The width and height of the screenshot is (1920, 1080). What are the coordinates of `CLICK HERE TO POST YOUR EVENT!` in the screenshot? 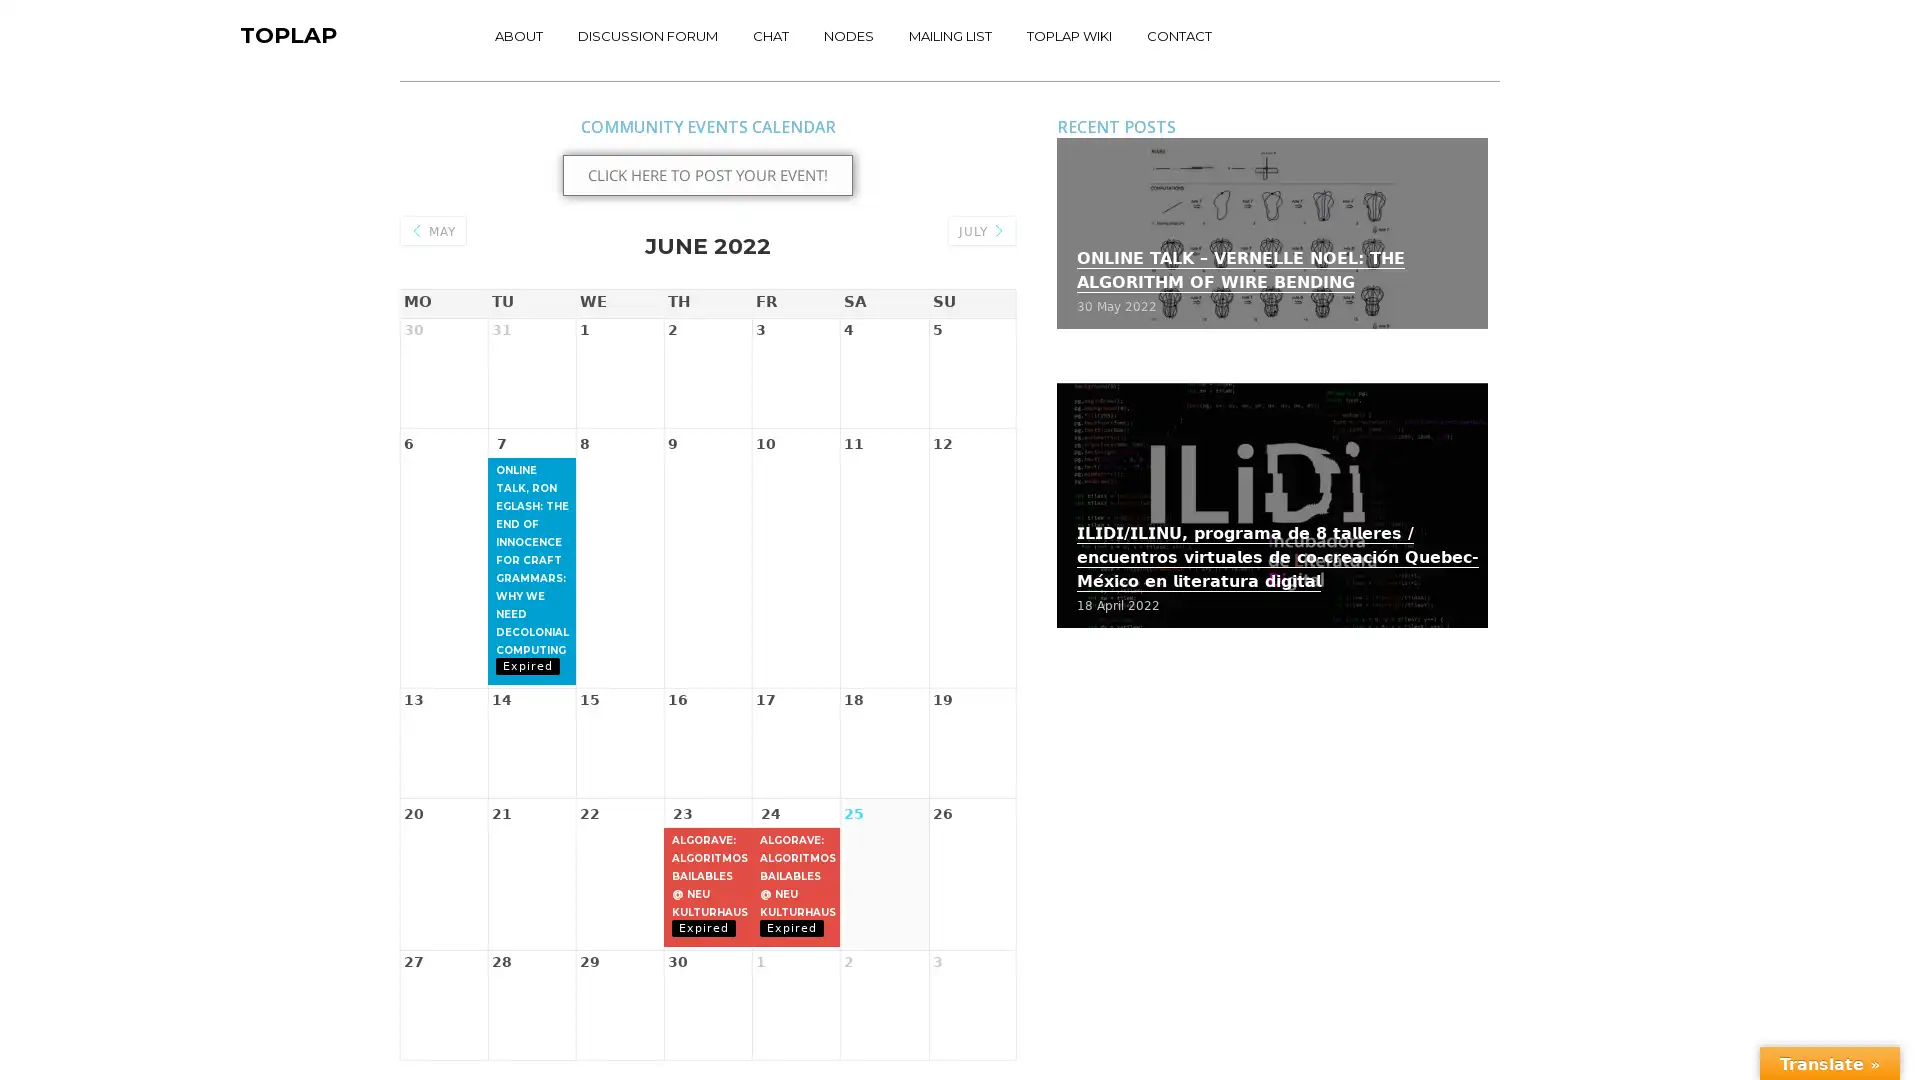 It's located at (708, 174).